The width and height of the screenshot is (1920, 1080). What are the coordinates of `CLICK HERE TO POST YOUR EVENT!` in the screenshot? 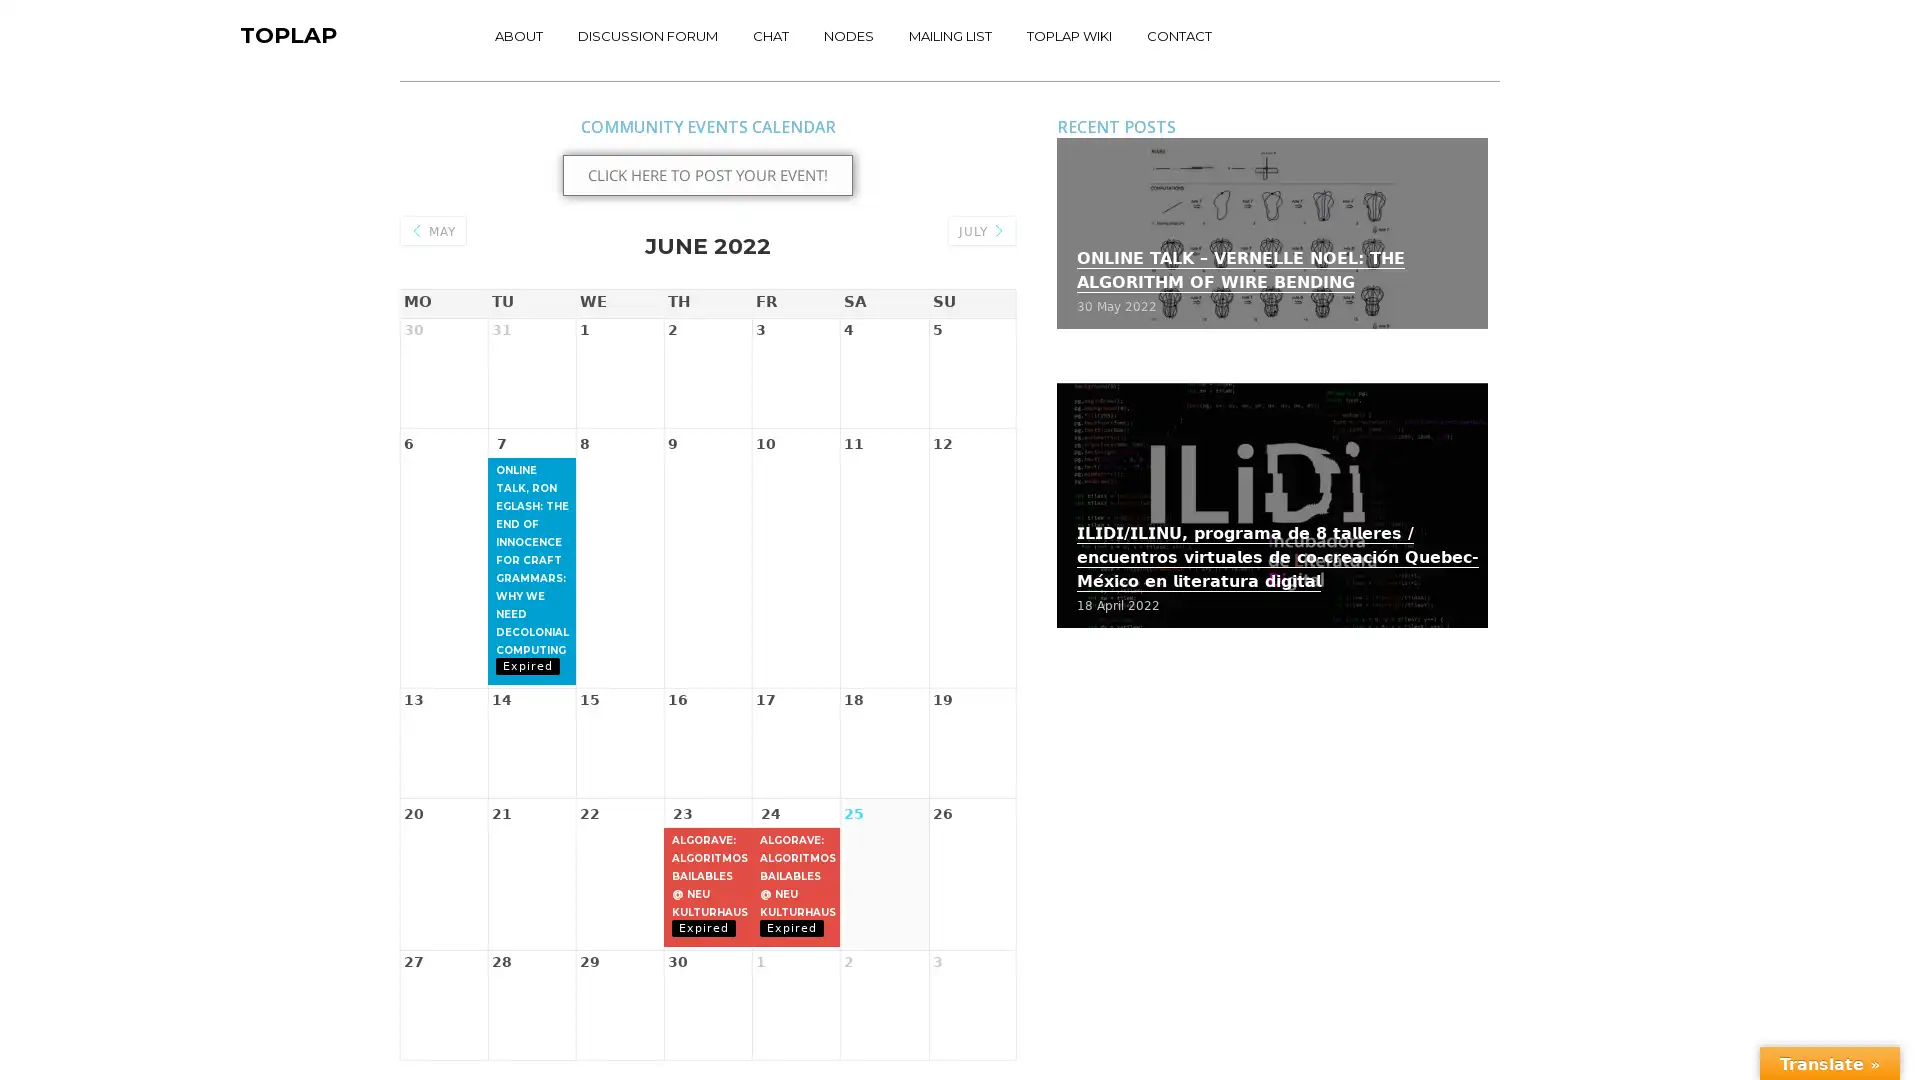 It's located at (708, 174).